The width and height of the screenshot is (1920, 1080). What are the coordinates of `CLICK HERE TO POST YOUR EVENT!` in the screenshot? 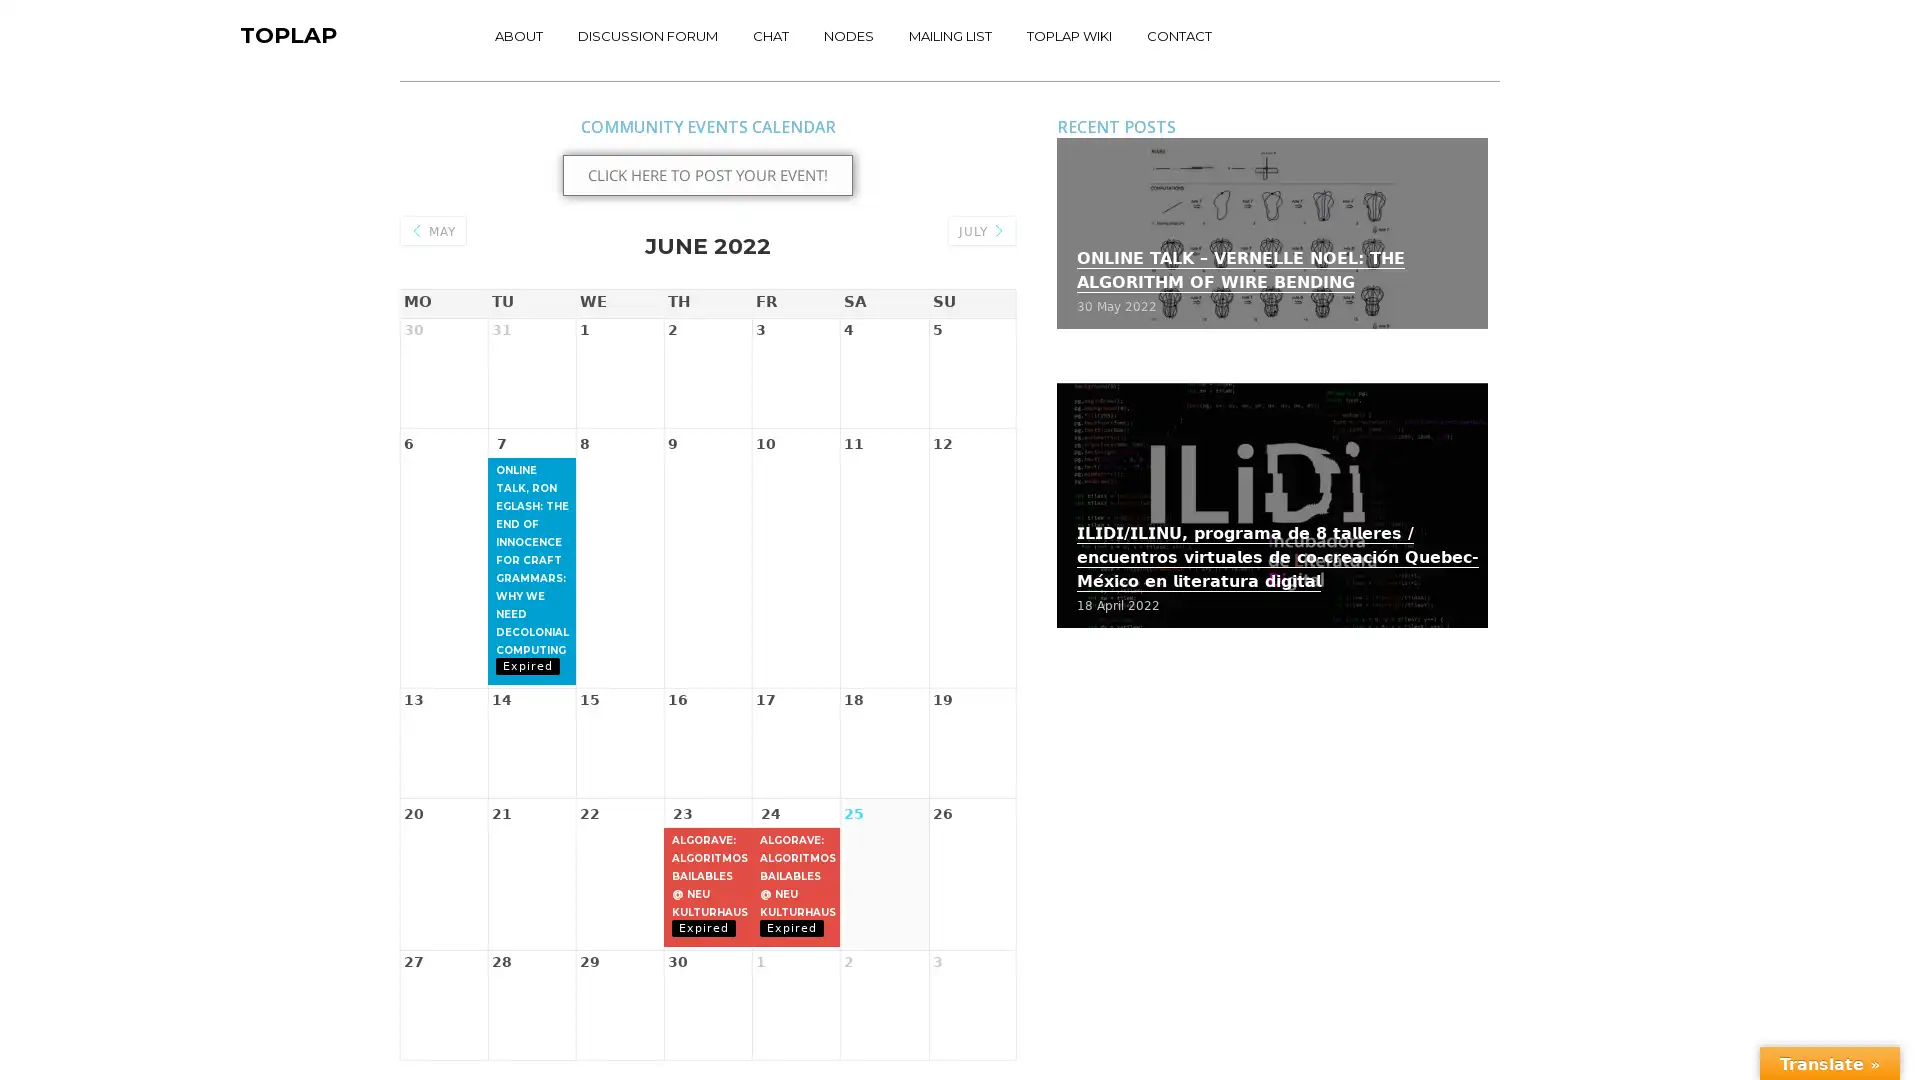 It's located at (708, 174).